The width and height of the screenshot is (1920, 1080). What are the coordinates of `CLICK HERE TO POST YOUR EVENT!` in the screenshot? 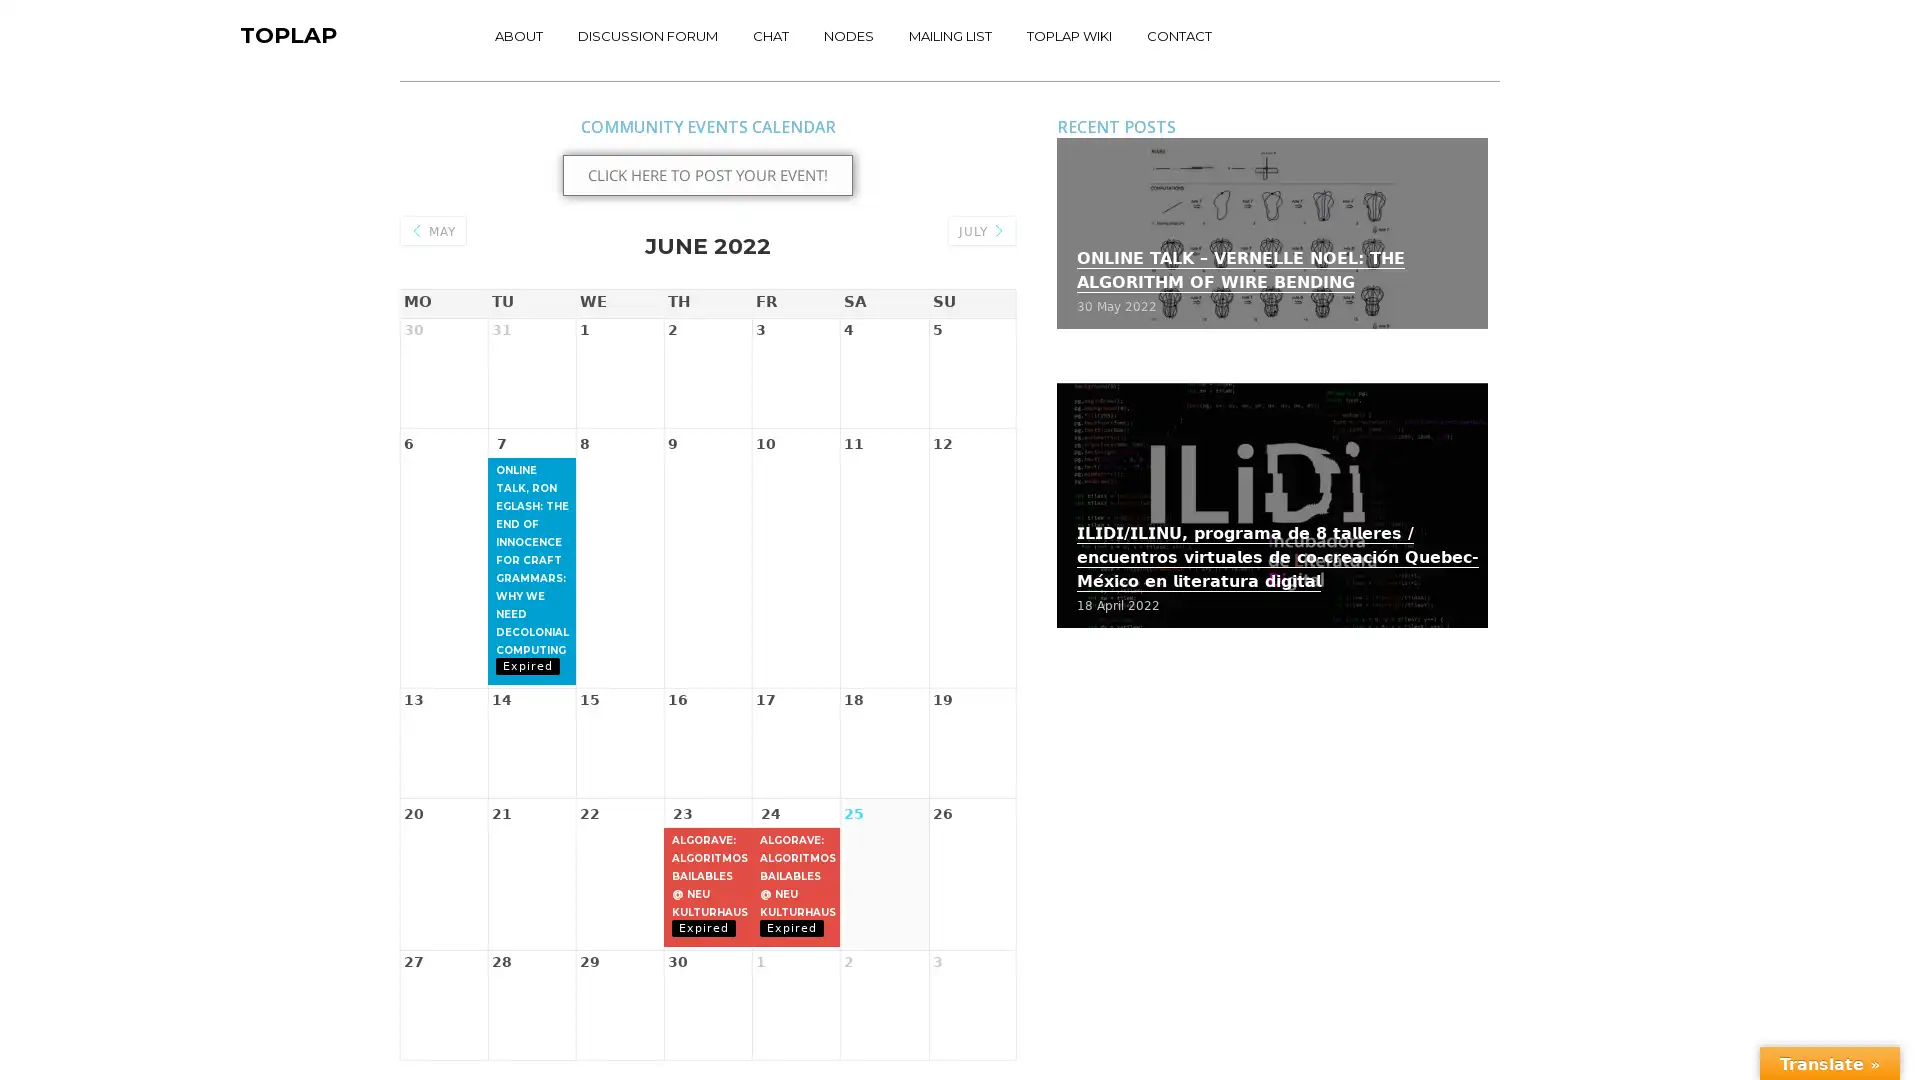 It's located at (708, 174).